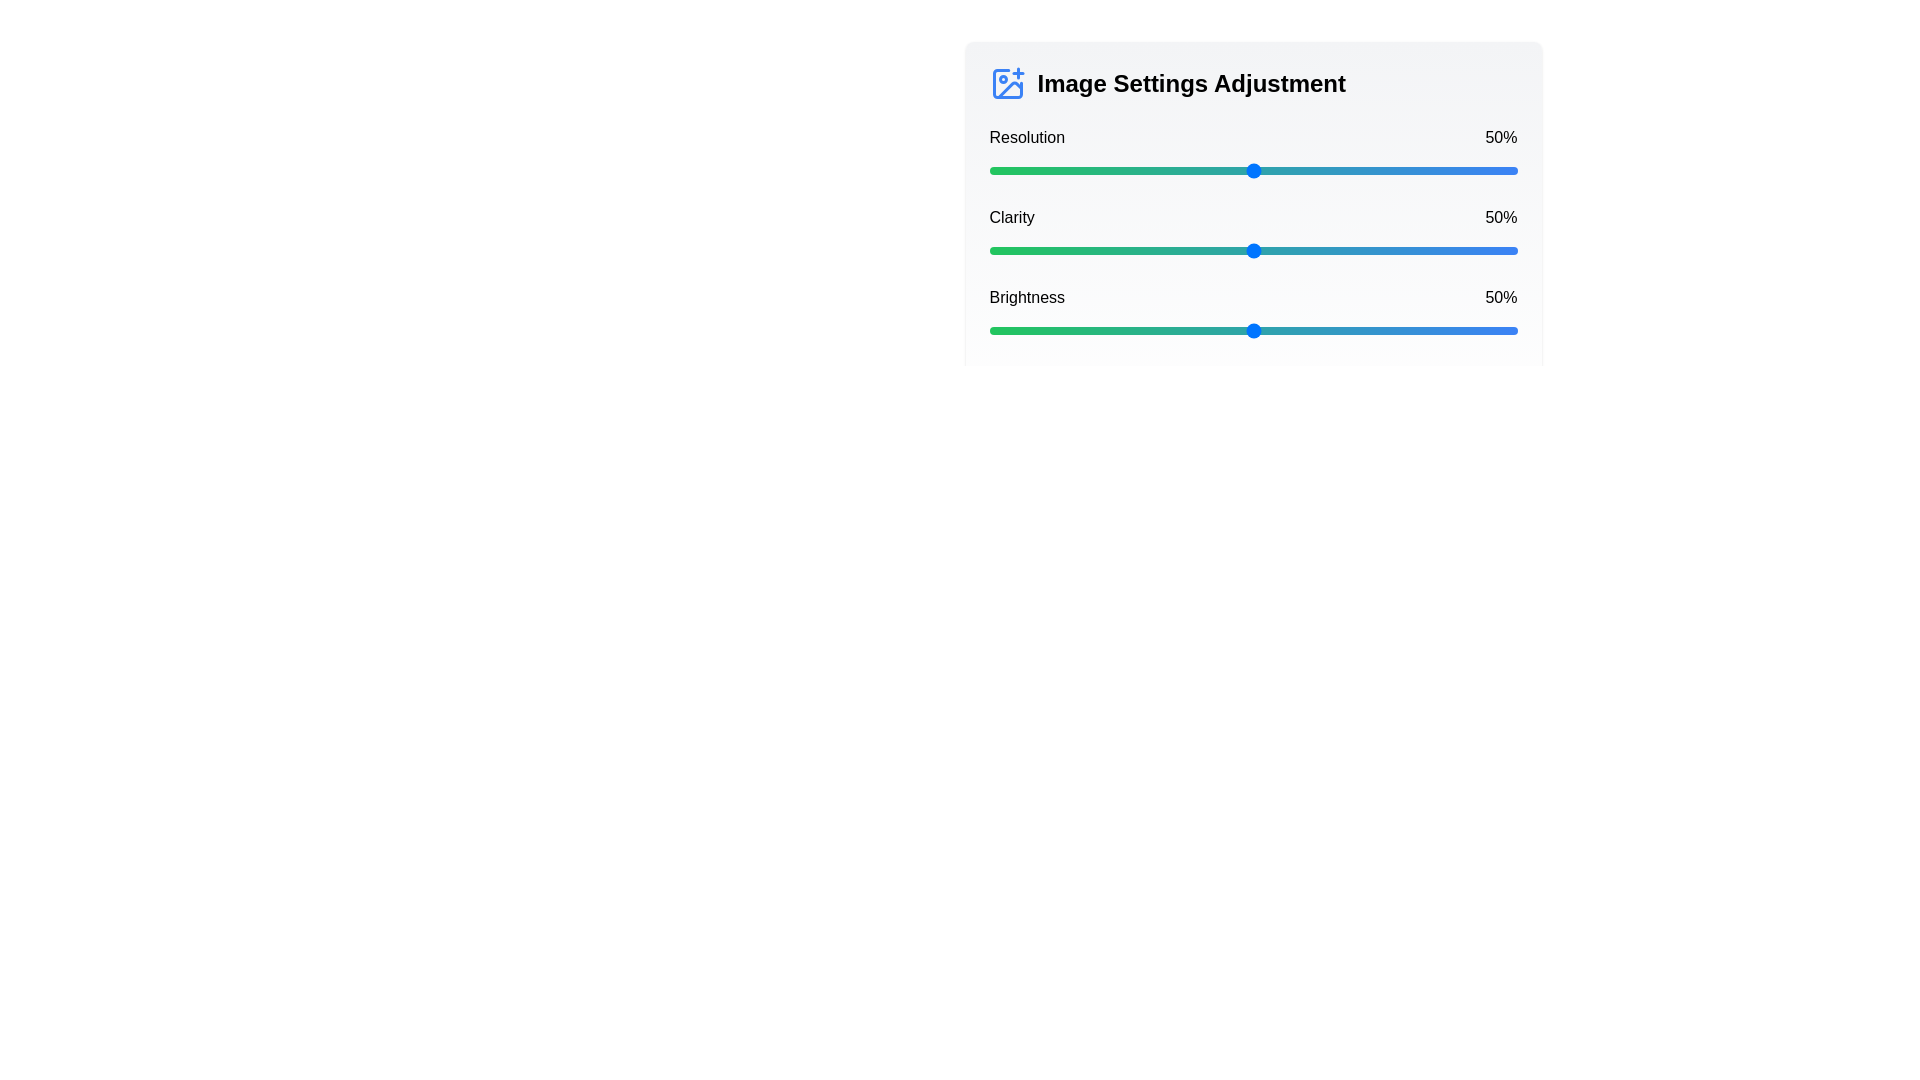  What do you see at coordinates (1220, 169) in the screenshot?
I see `the resolution slider to 44%` at bounding box center [1220, 169].